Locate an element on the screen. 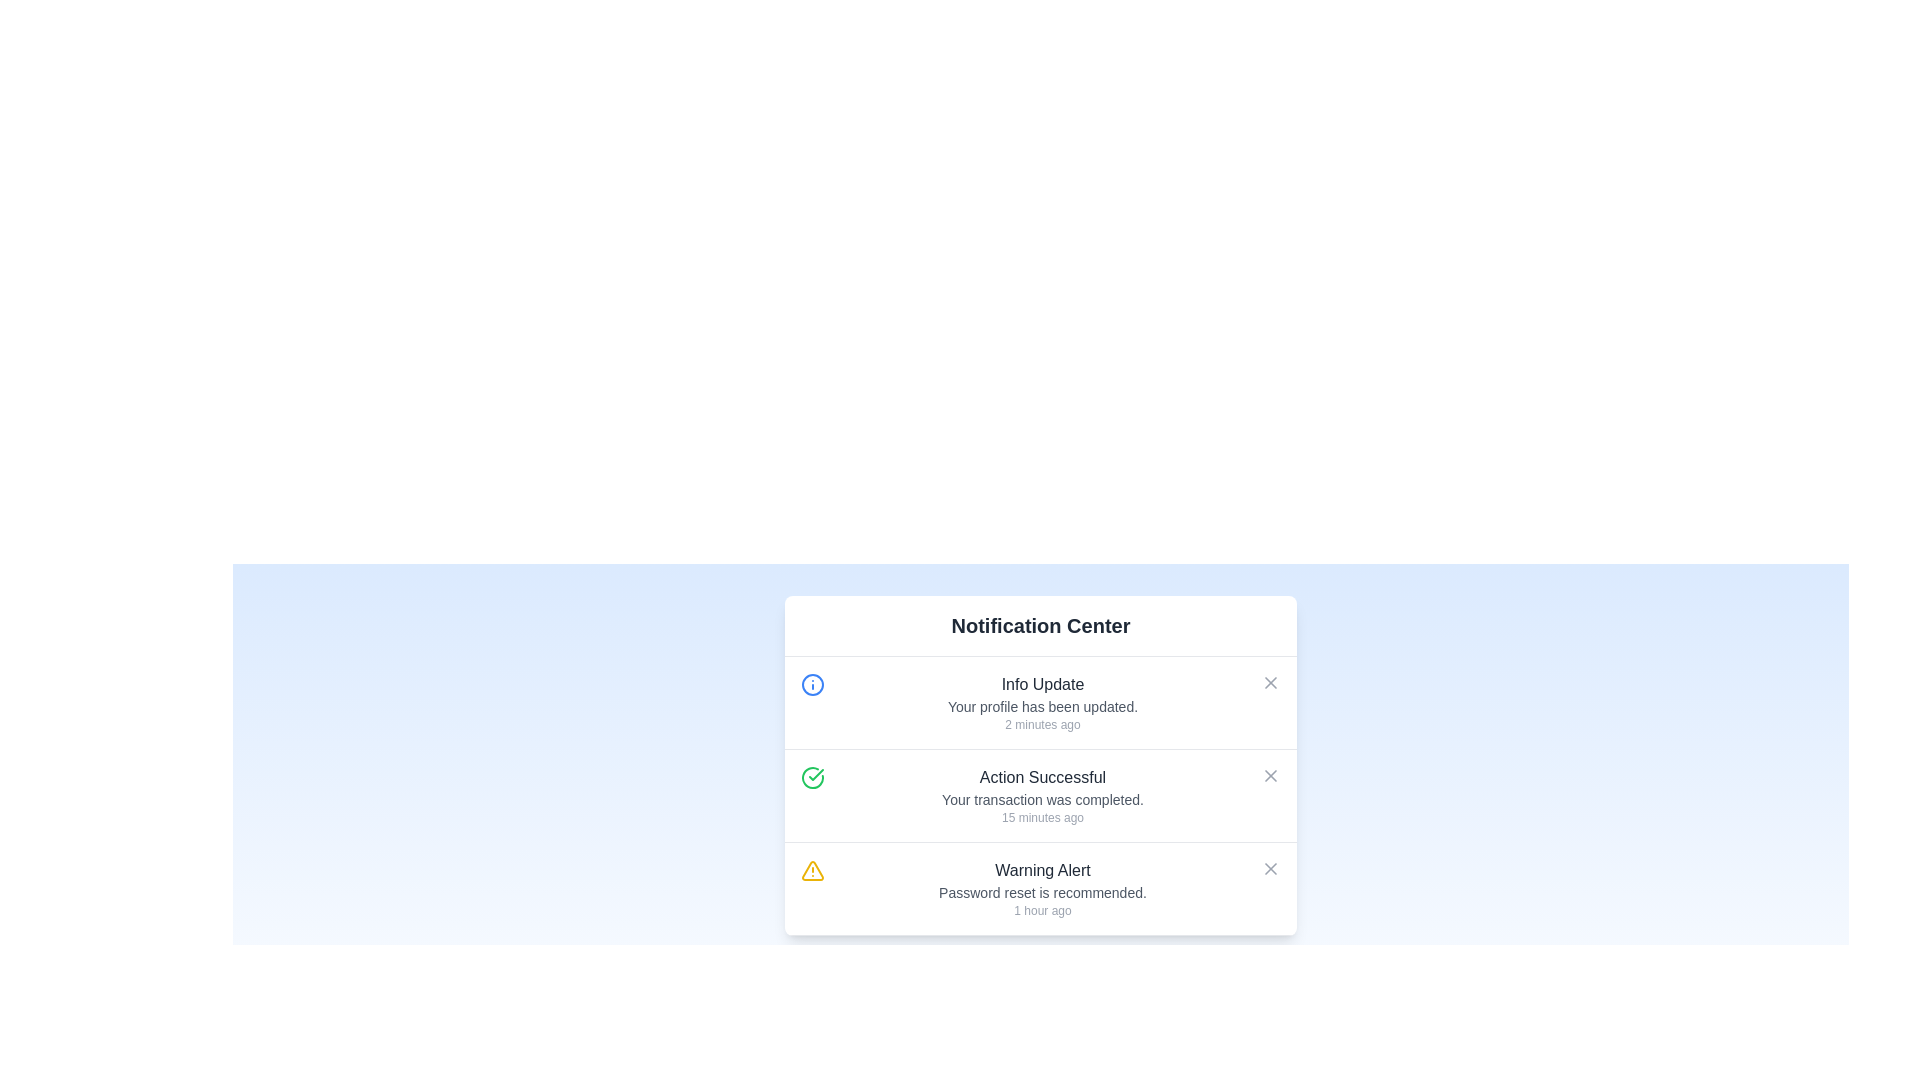 This screenshot has width=1920, height=1080. the small gray 'X' icon button located in the bottom-right corner of the 'Warning Alert' notification card to change its color is located at coordinates (1270, 867).